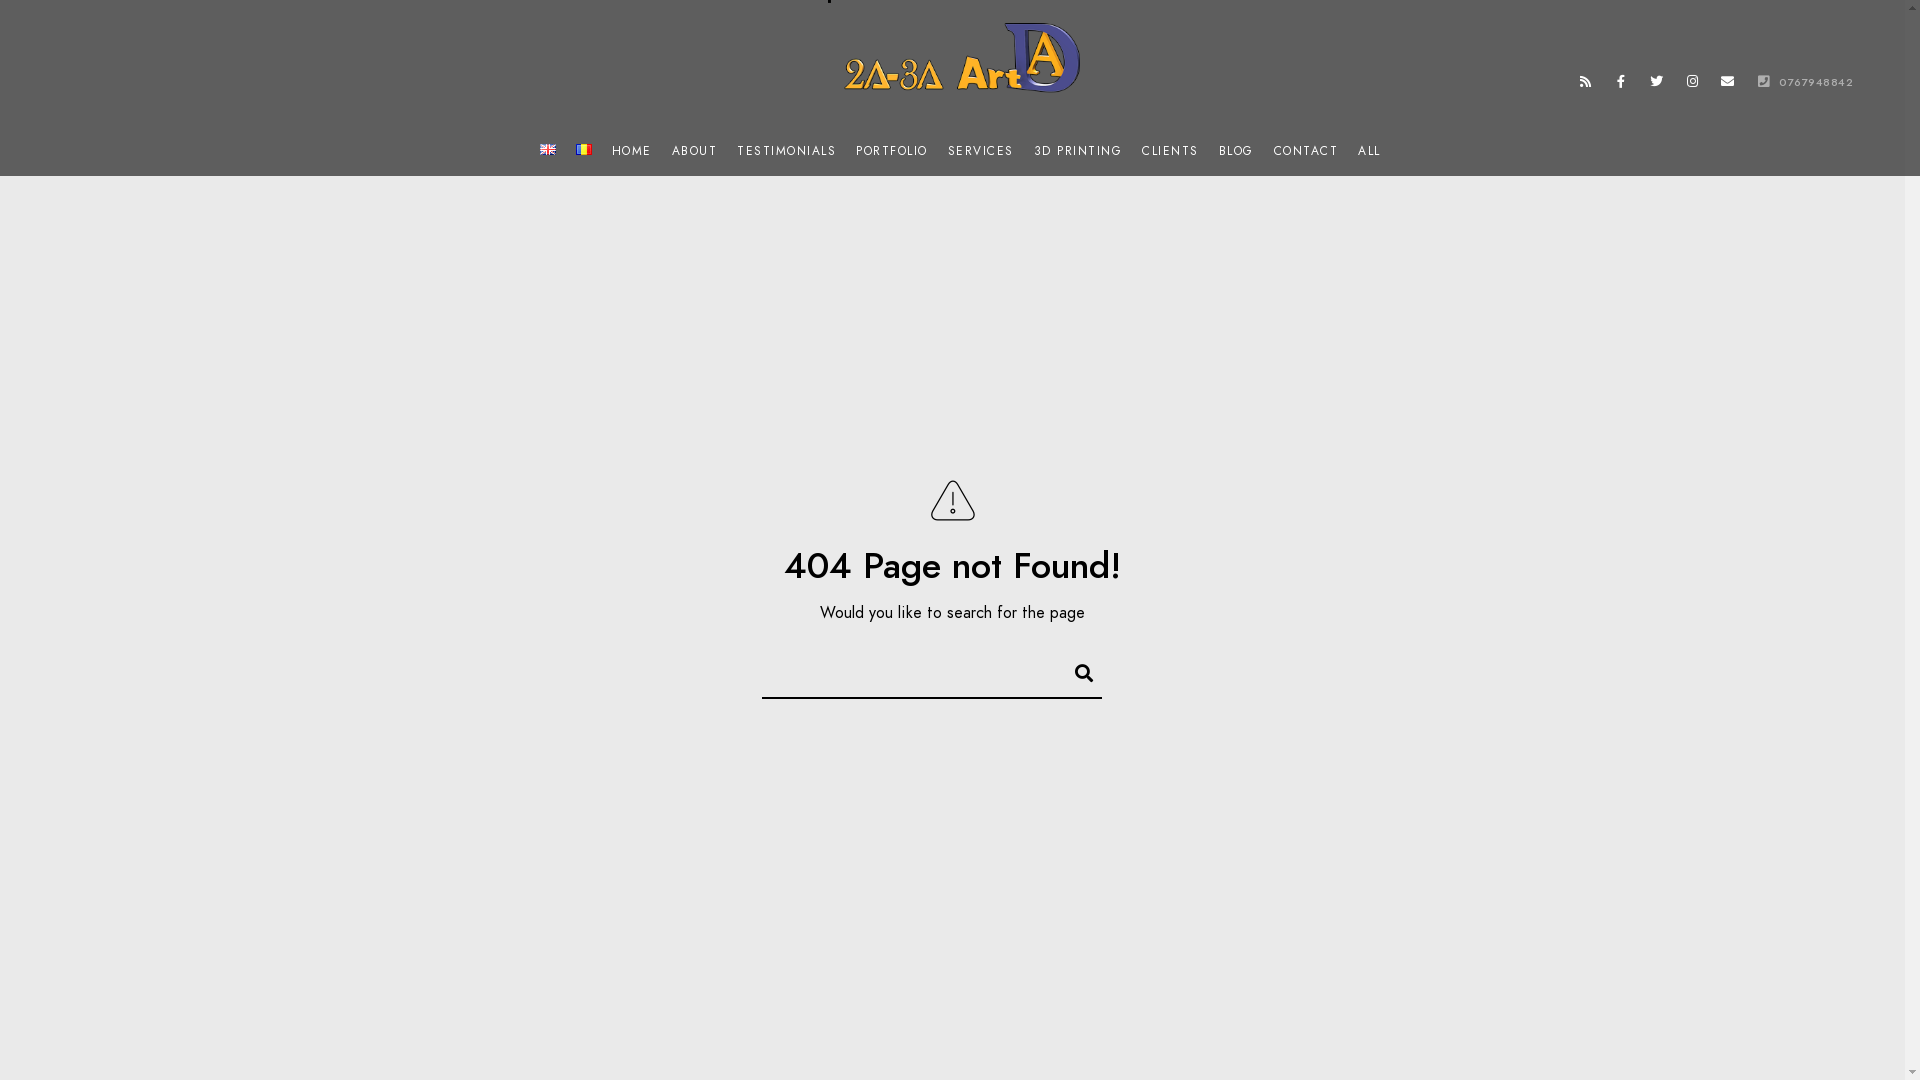 This screenshot has width=1920, height=1080. What do you see at coordinates (695, 149) in the screenshot?
I see `'ABOUT'` at bounding box center [695, 149].